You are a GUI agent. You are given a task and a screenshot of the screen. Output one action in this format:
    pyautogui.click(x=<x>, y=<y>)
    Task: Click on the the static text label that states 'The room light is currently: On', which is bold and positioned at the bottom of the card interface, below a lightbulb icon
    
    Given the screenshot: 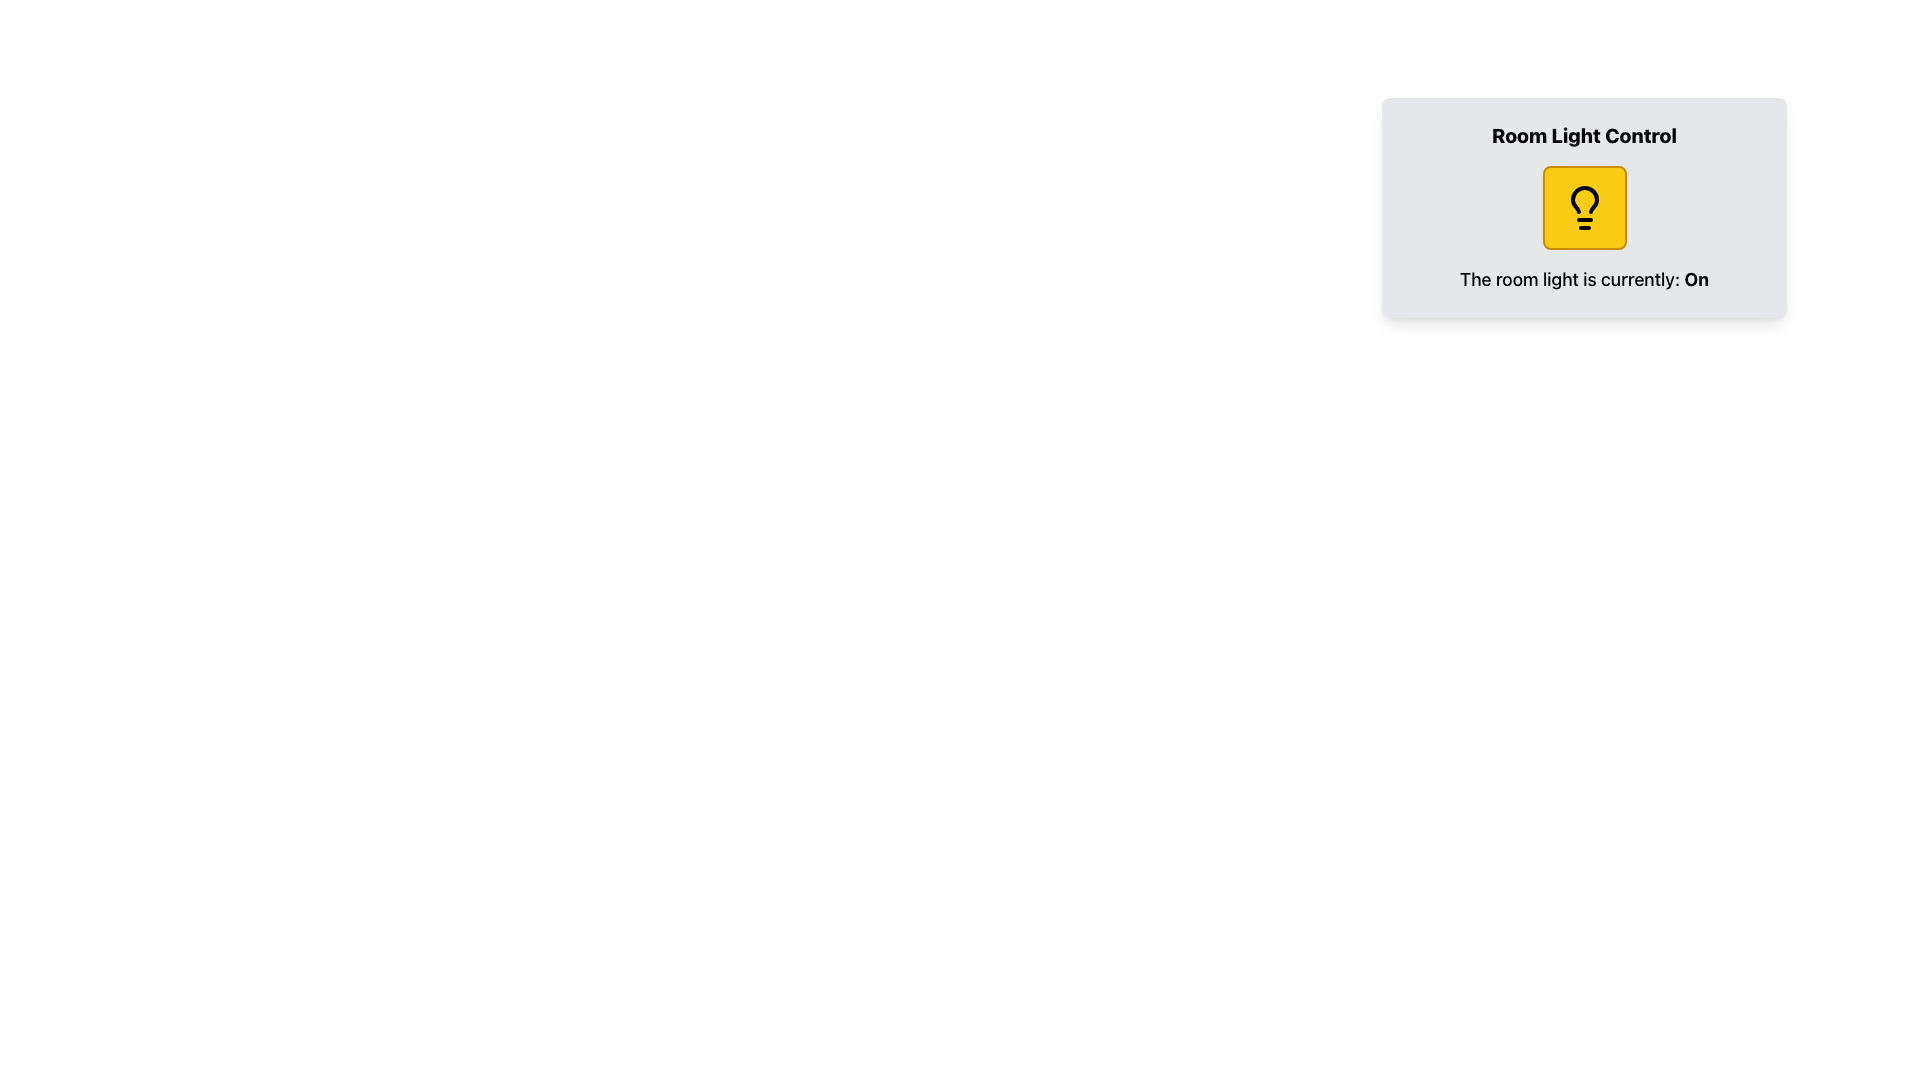 What is the action you would take?
    pyautogui.click(x=1583, y=280)
    